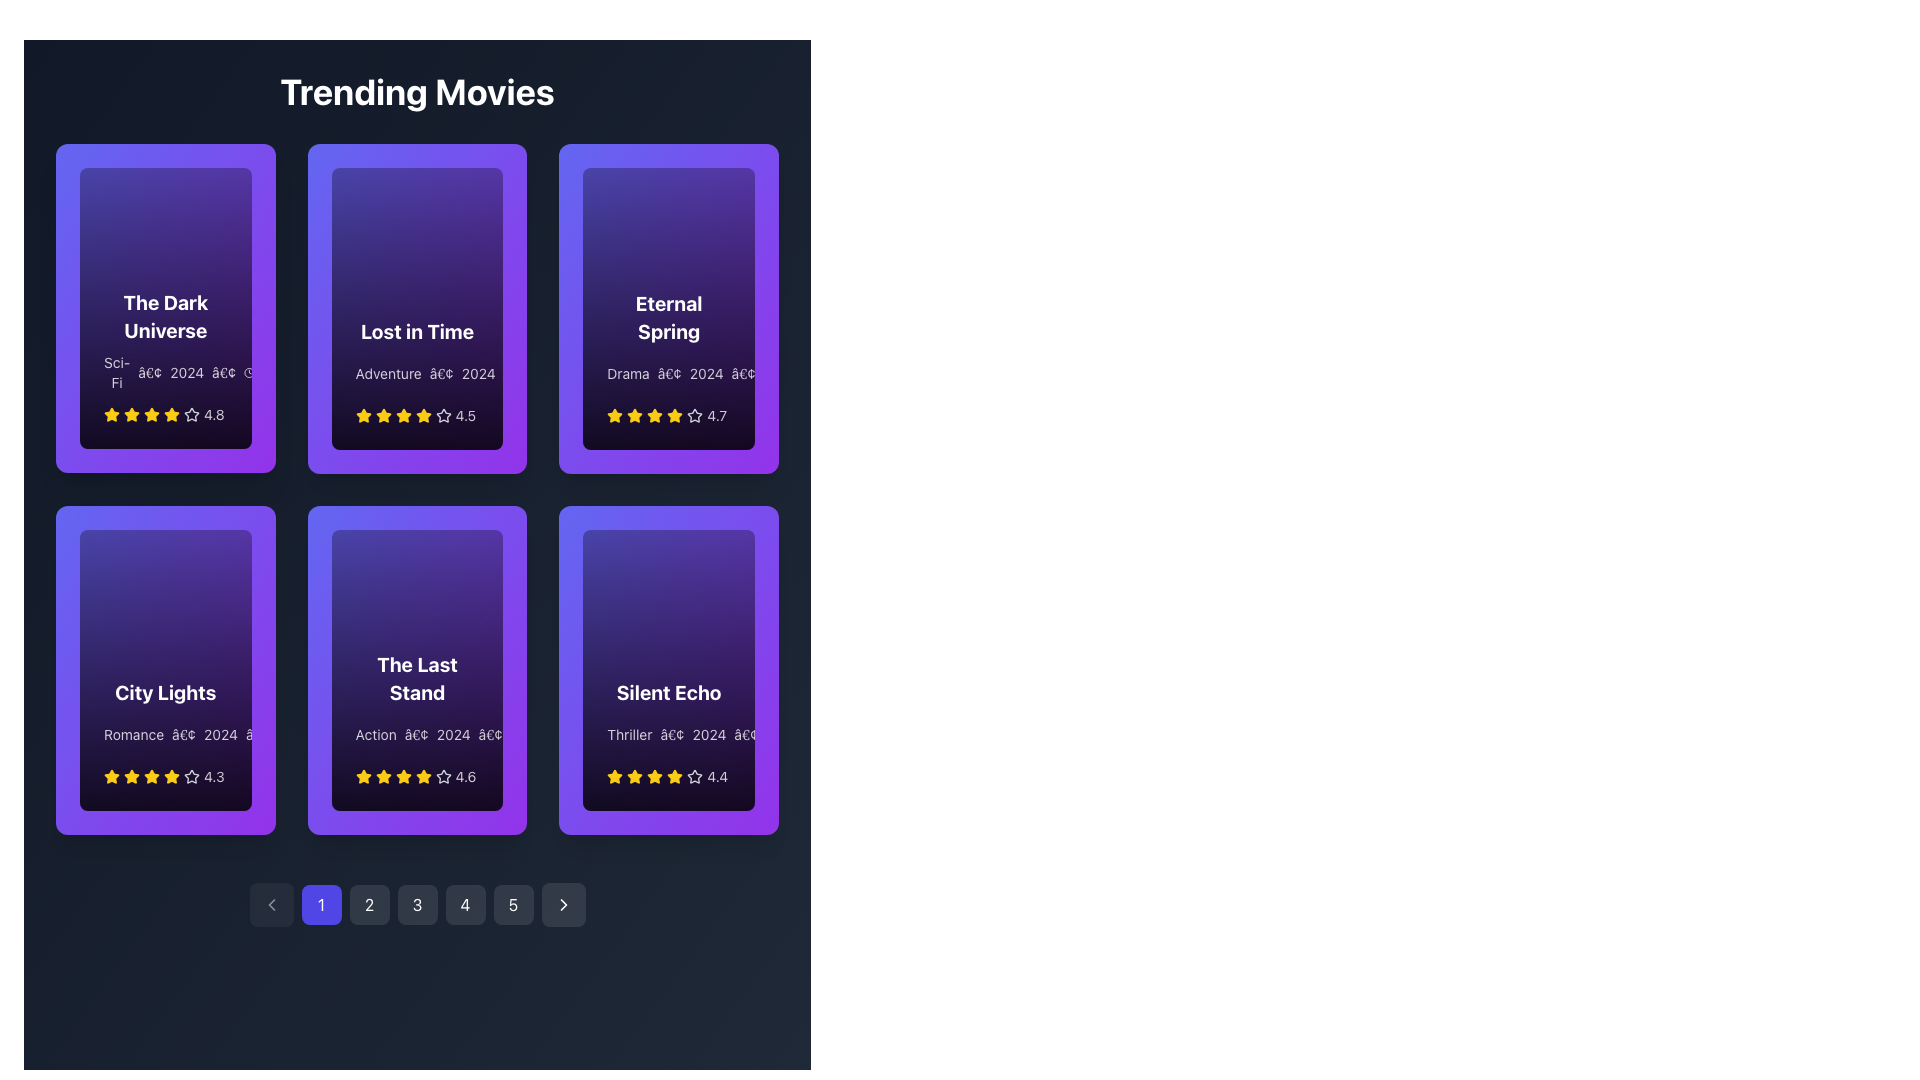 The width and height of the screenshot is (1920, 1080). I want to click on the descriptive metadata text for the film 'City Lights', which includes the genre 'Romance', release year '2024', and runtime '1h 45m', located in the second row of the 'Trending Movies' grid, so click(165, 734).